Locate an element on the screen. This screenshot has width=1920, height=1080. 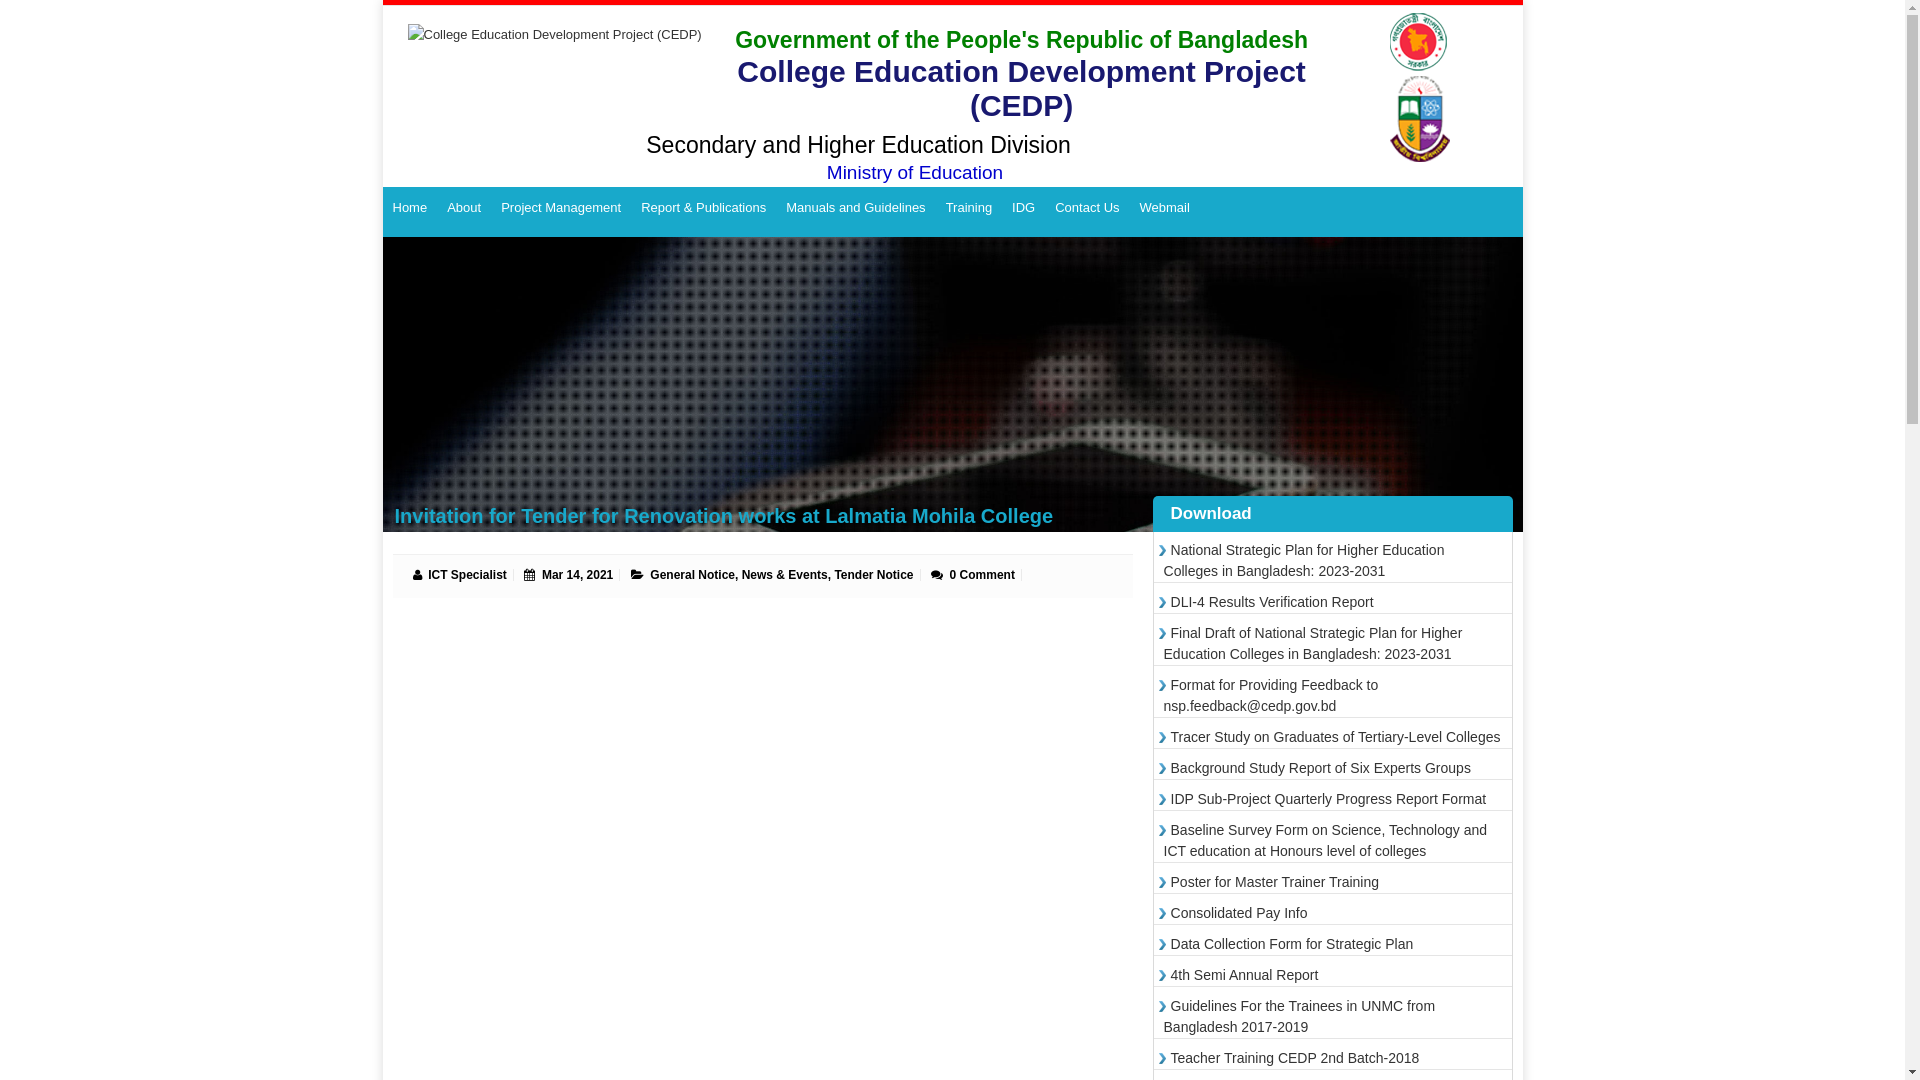
'IDP Sub-Project Quarterly Progress Report Format' is located at coordinates (1163, 797).